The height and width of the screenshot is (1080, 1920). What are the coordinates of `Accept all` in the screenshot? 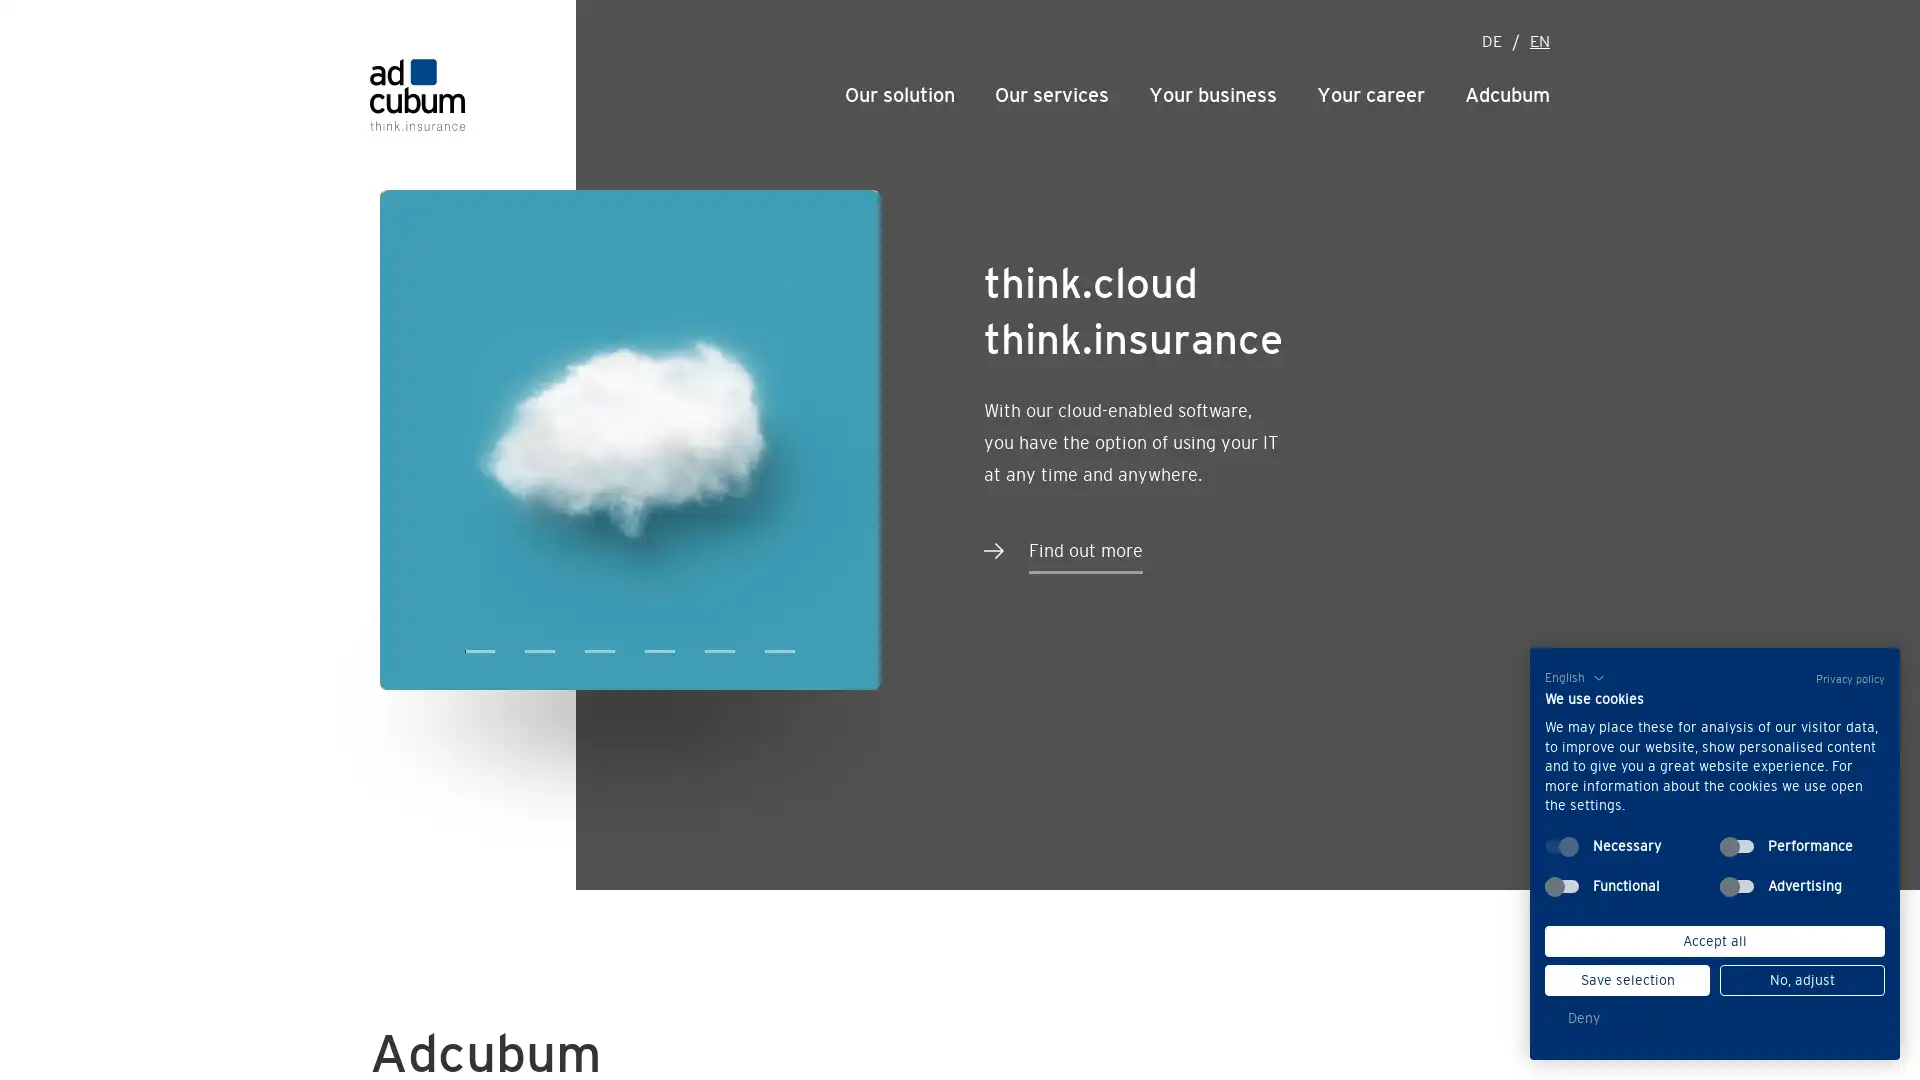 It's located at (1713, 941).